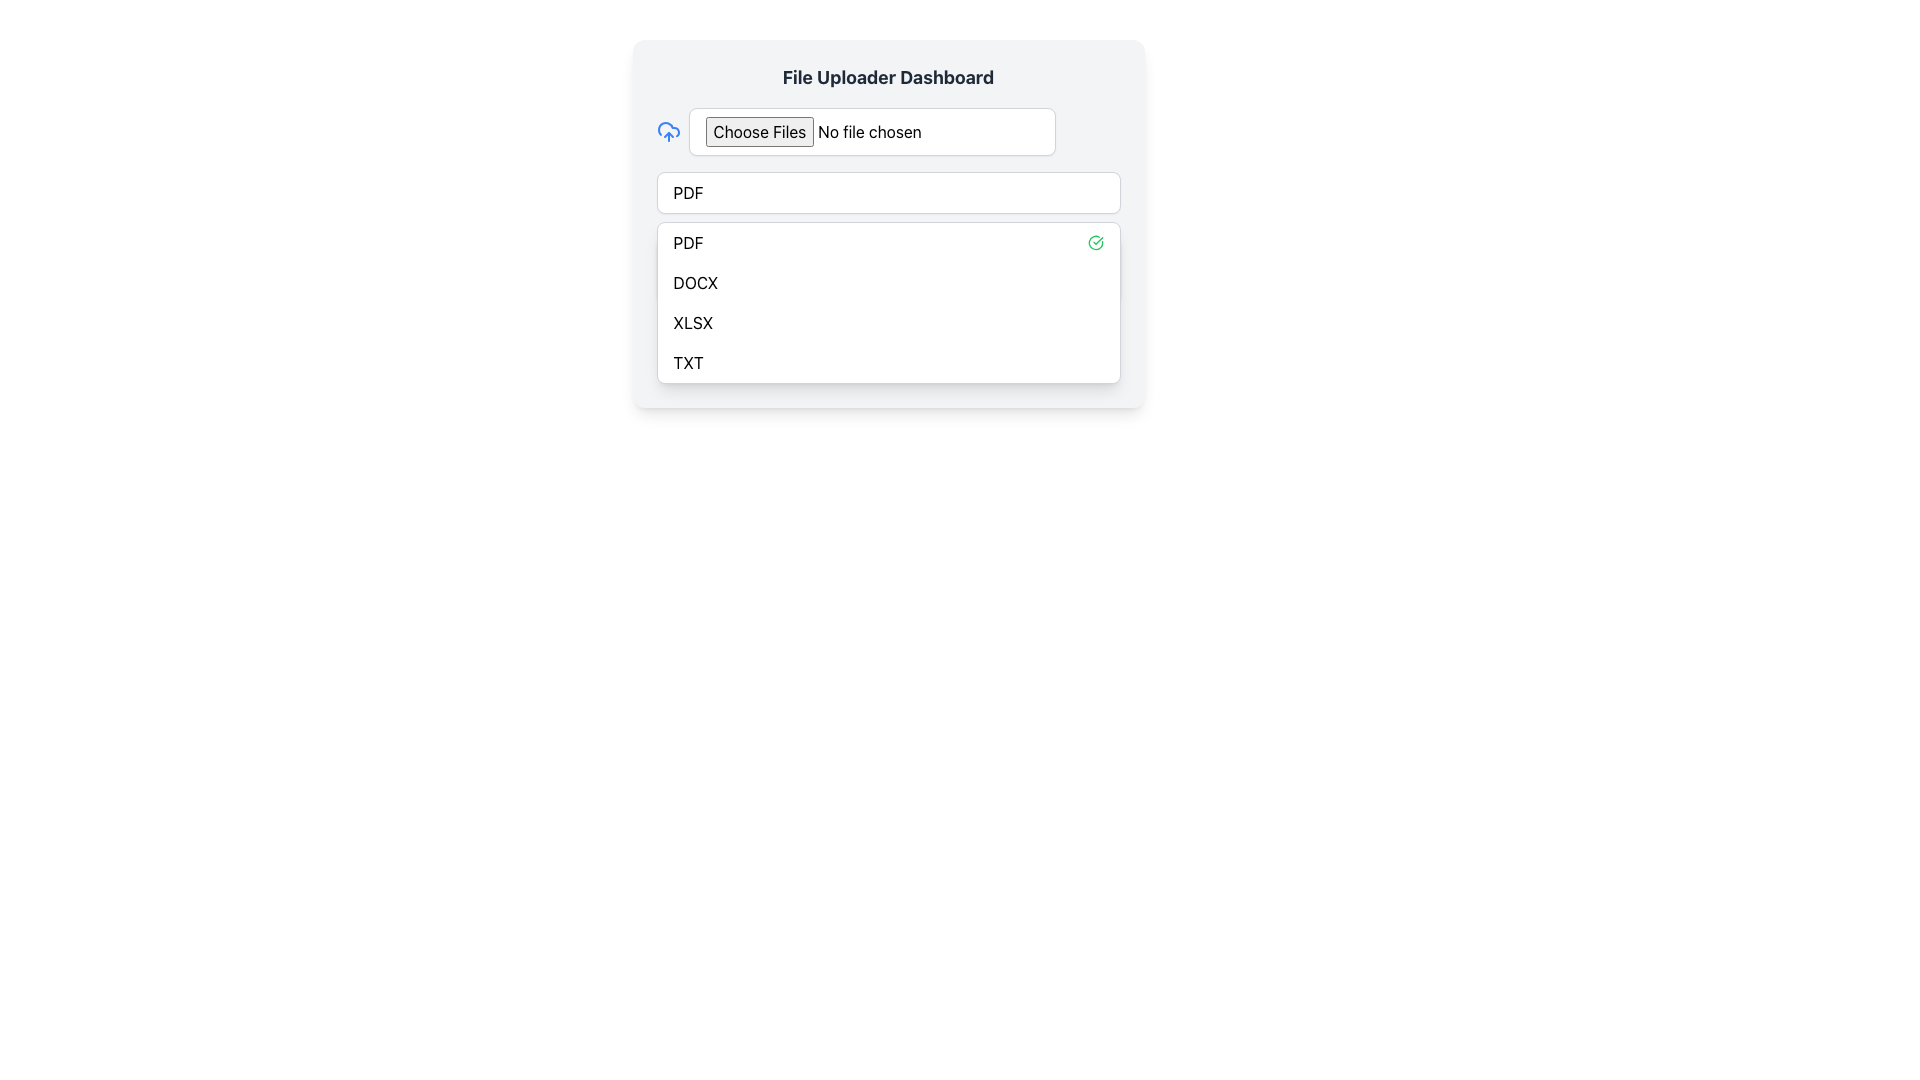  Describe the element at coordinates (693, 322) in the screenshot. I see `the 'XLSX' text option, which is the third selectable item in the dropdown list under the file upload interface` at that location.